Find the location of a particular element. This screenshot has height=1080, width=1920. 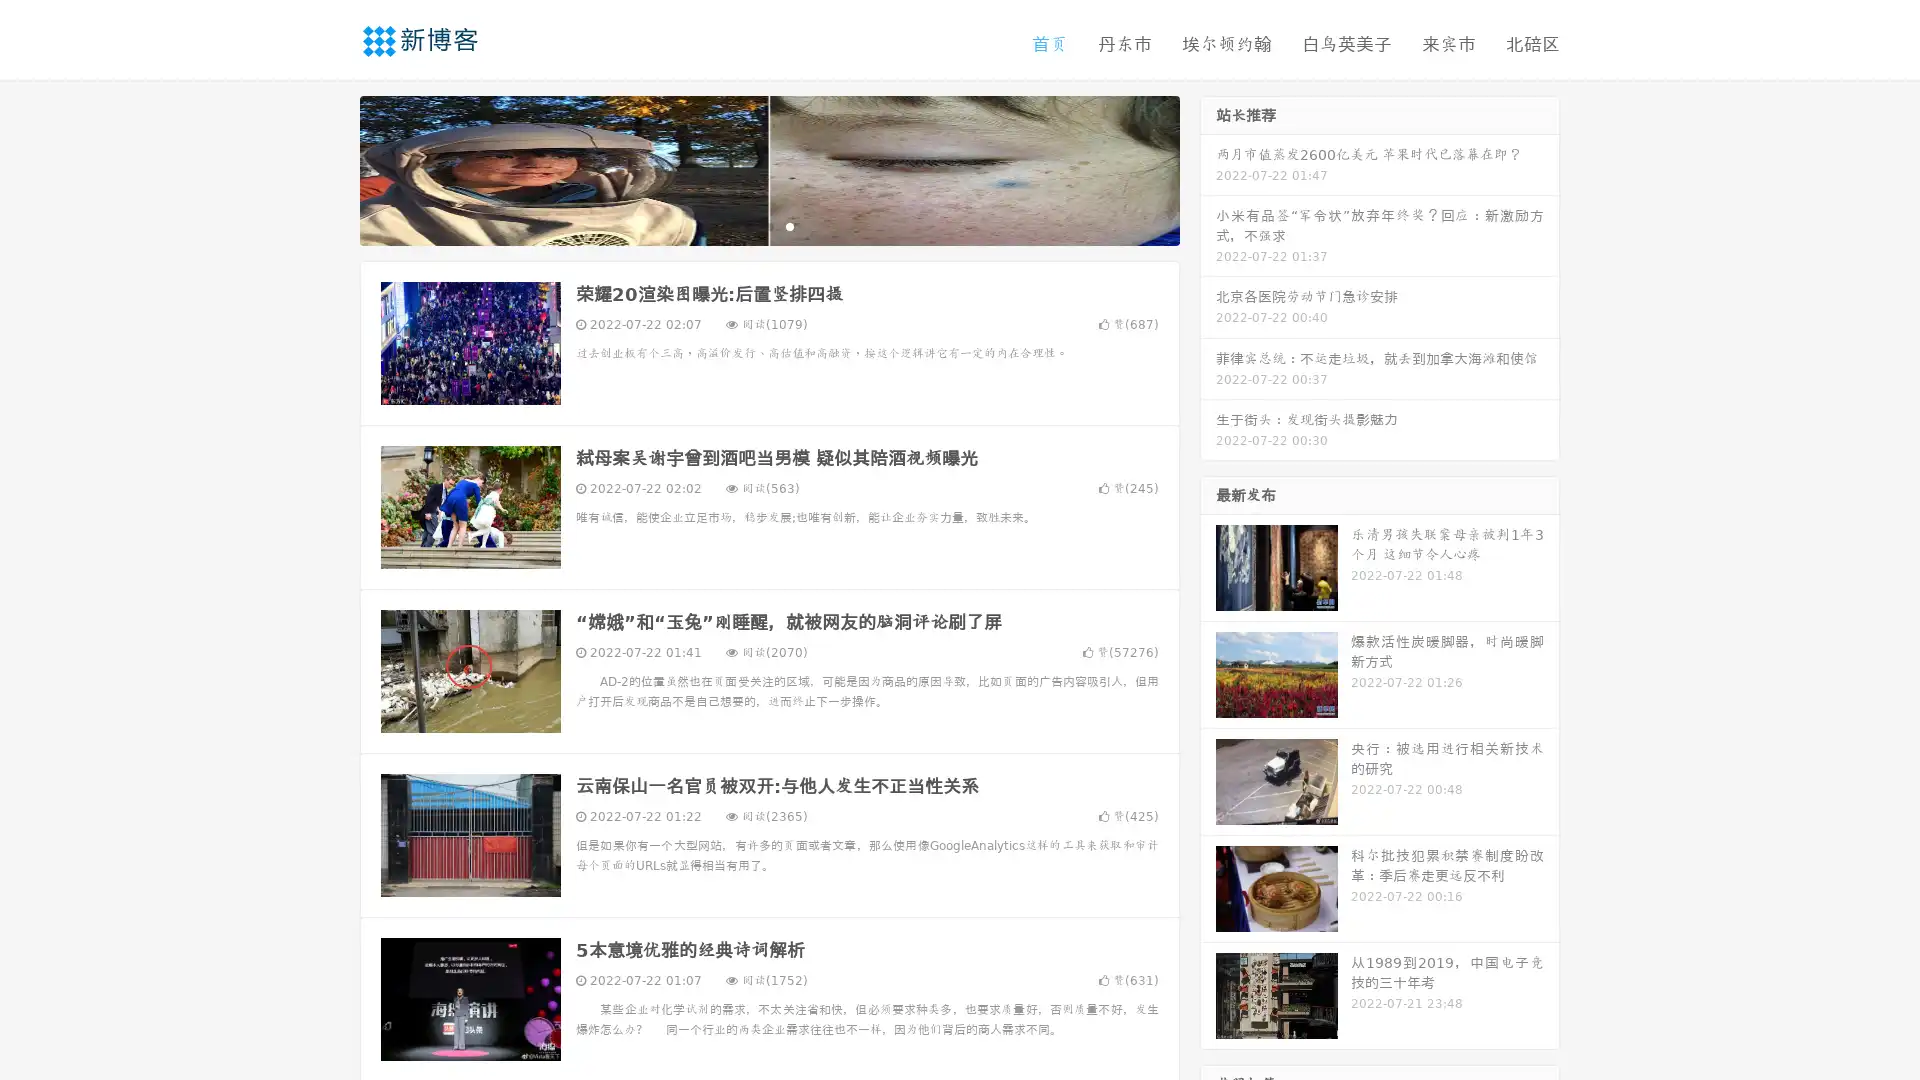

Go to slide 2 is located at coordinates (768, 225).